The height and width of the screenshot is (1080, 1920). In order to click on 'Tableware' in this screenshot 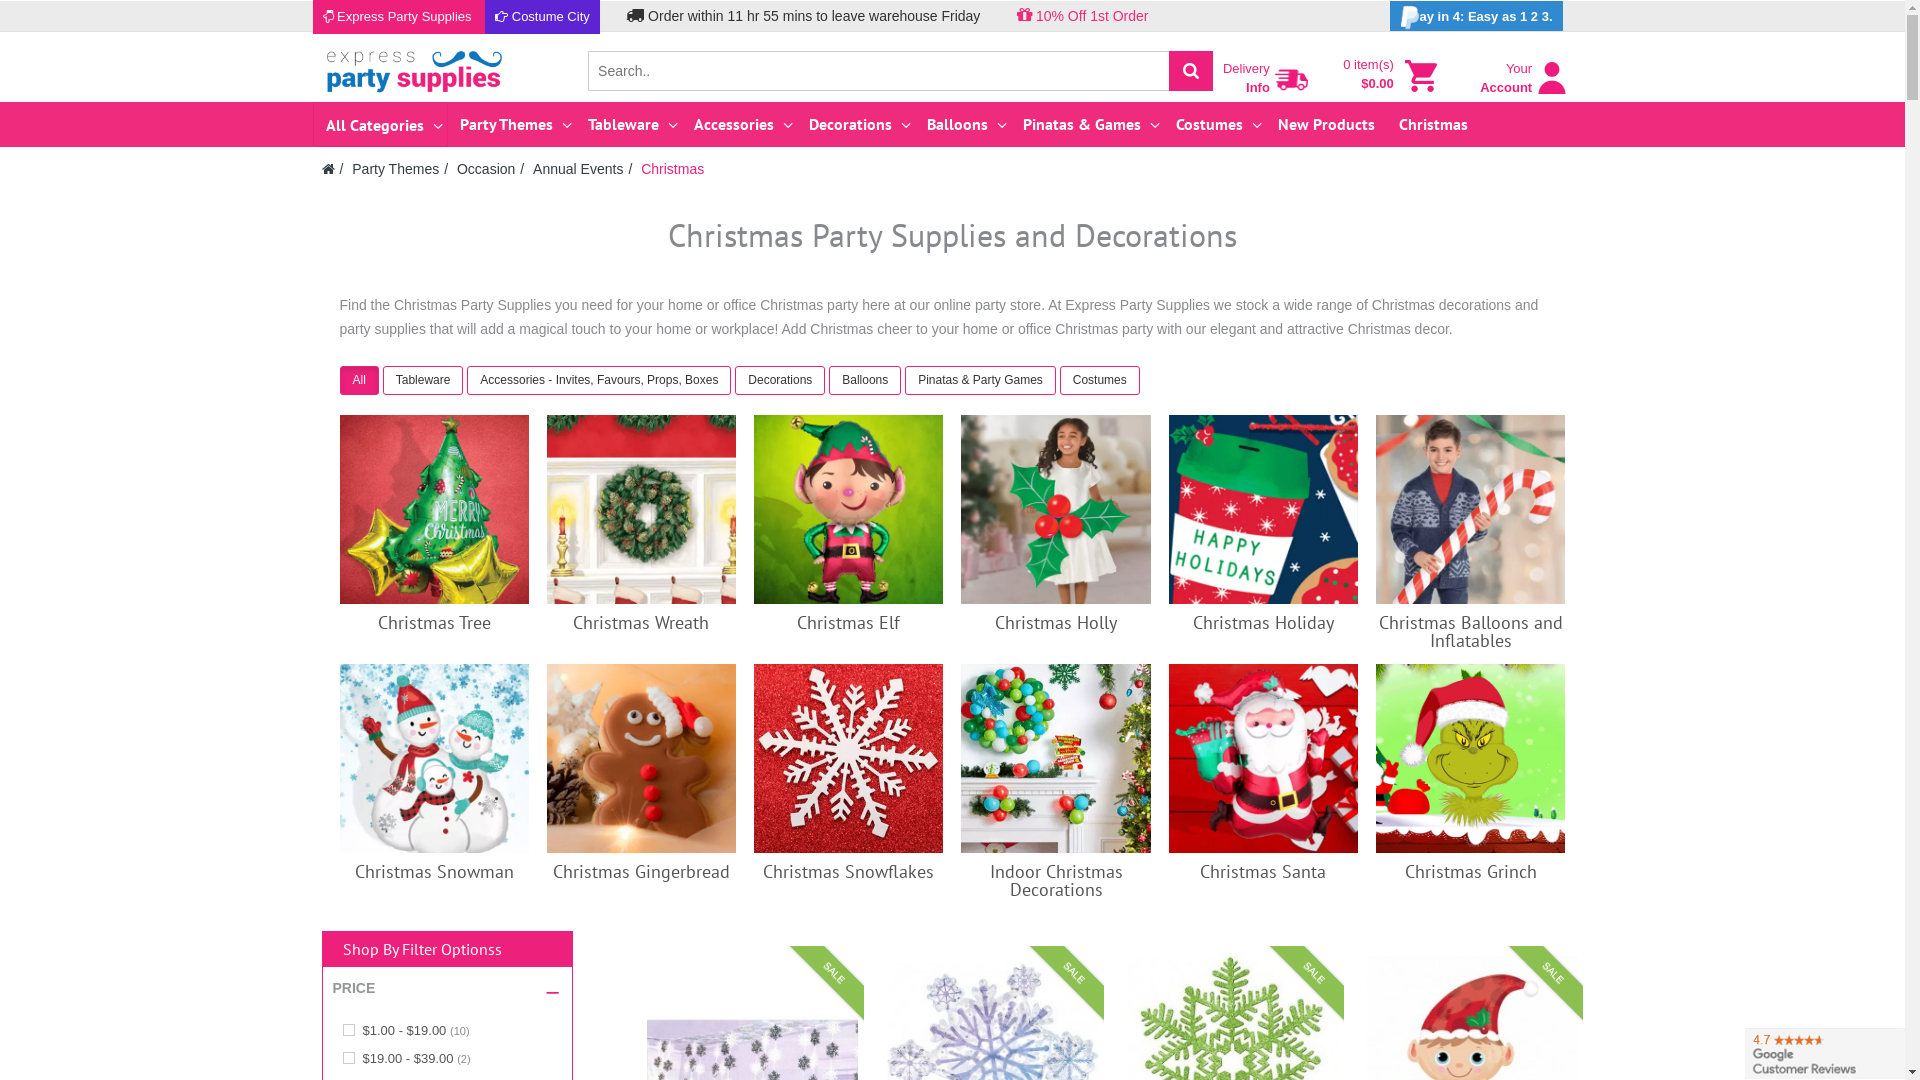, I will do `click(422, 380)`.